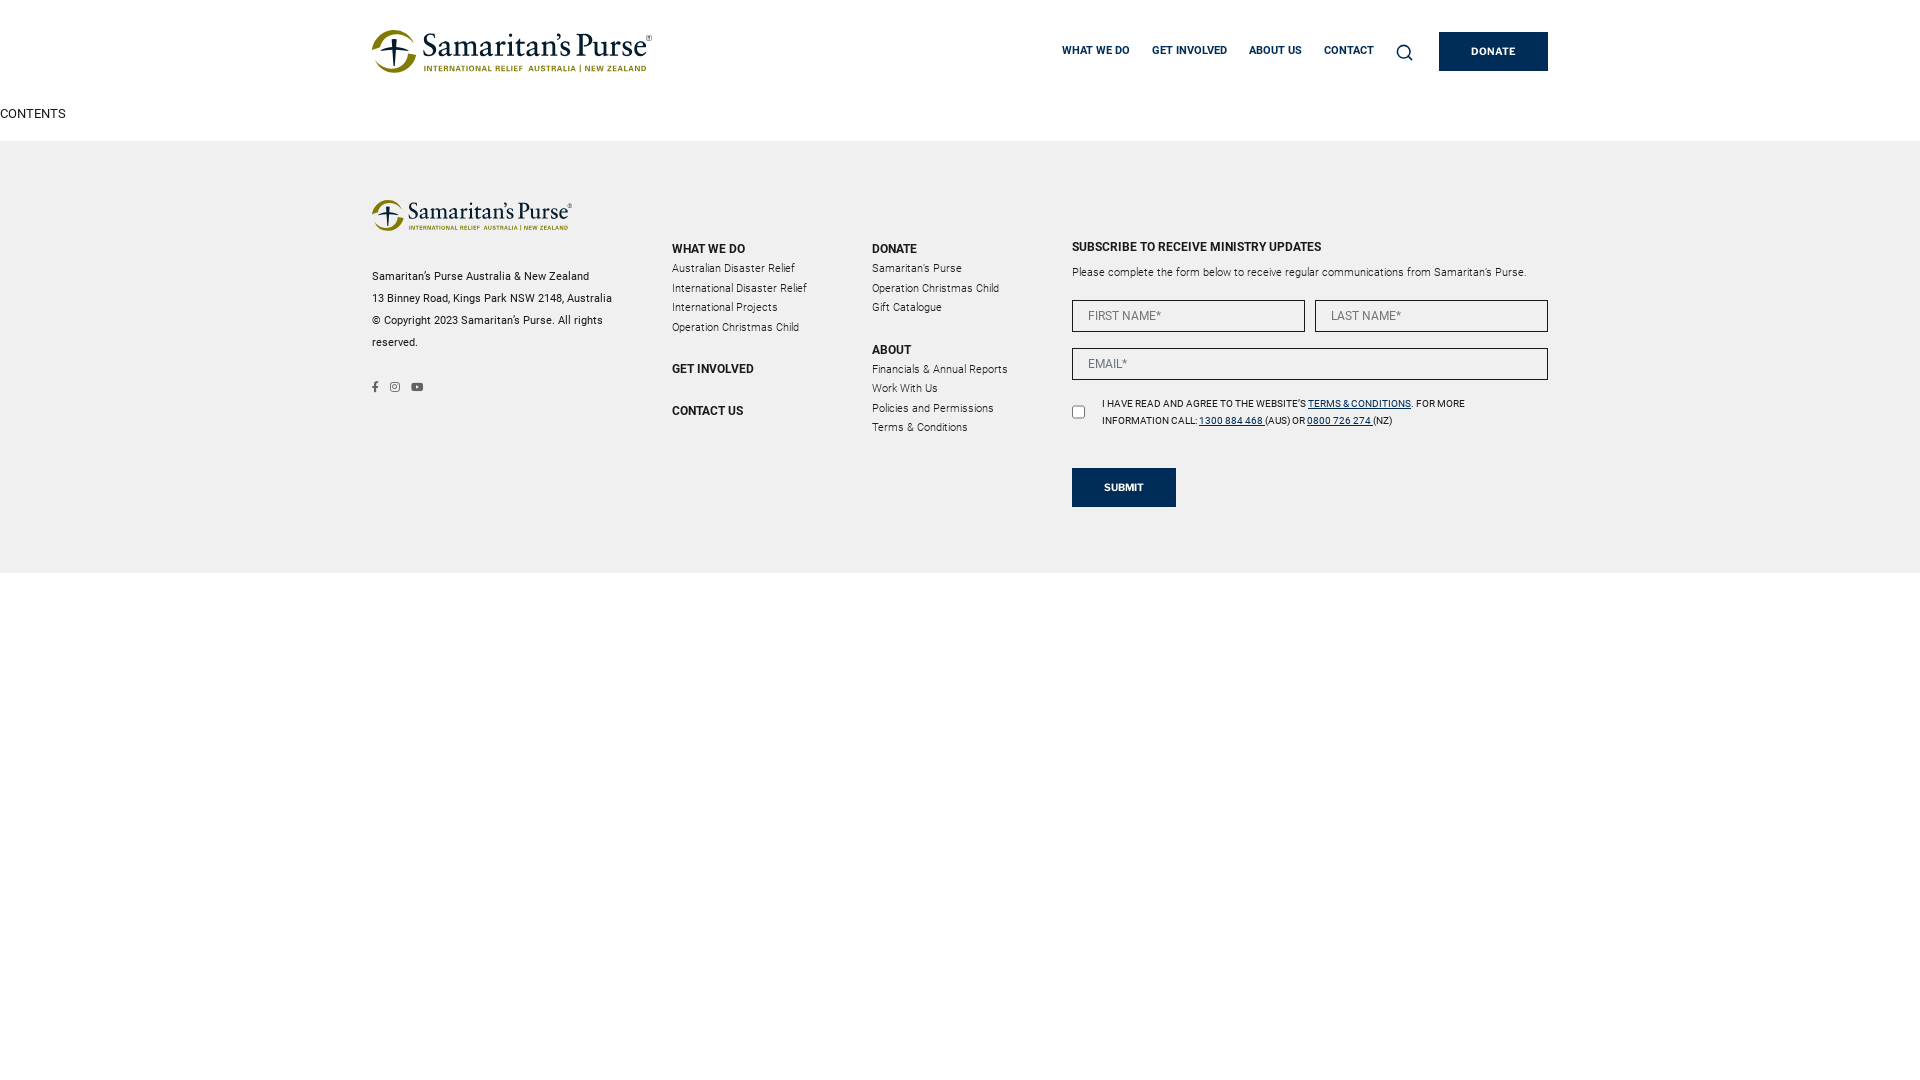 This screenshot has width=1920, height=1080. I want to click on '0800 726 274', so click(1339, 419).